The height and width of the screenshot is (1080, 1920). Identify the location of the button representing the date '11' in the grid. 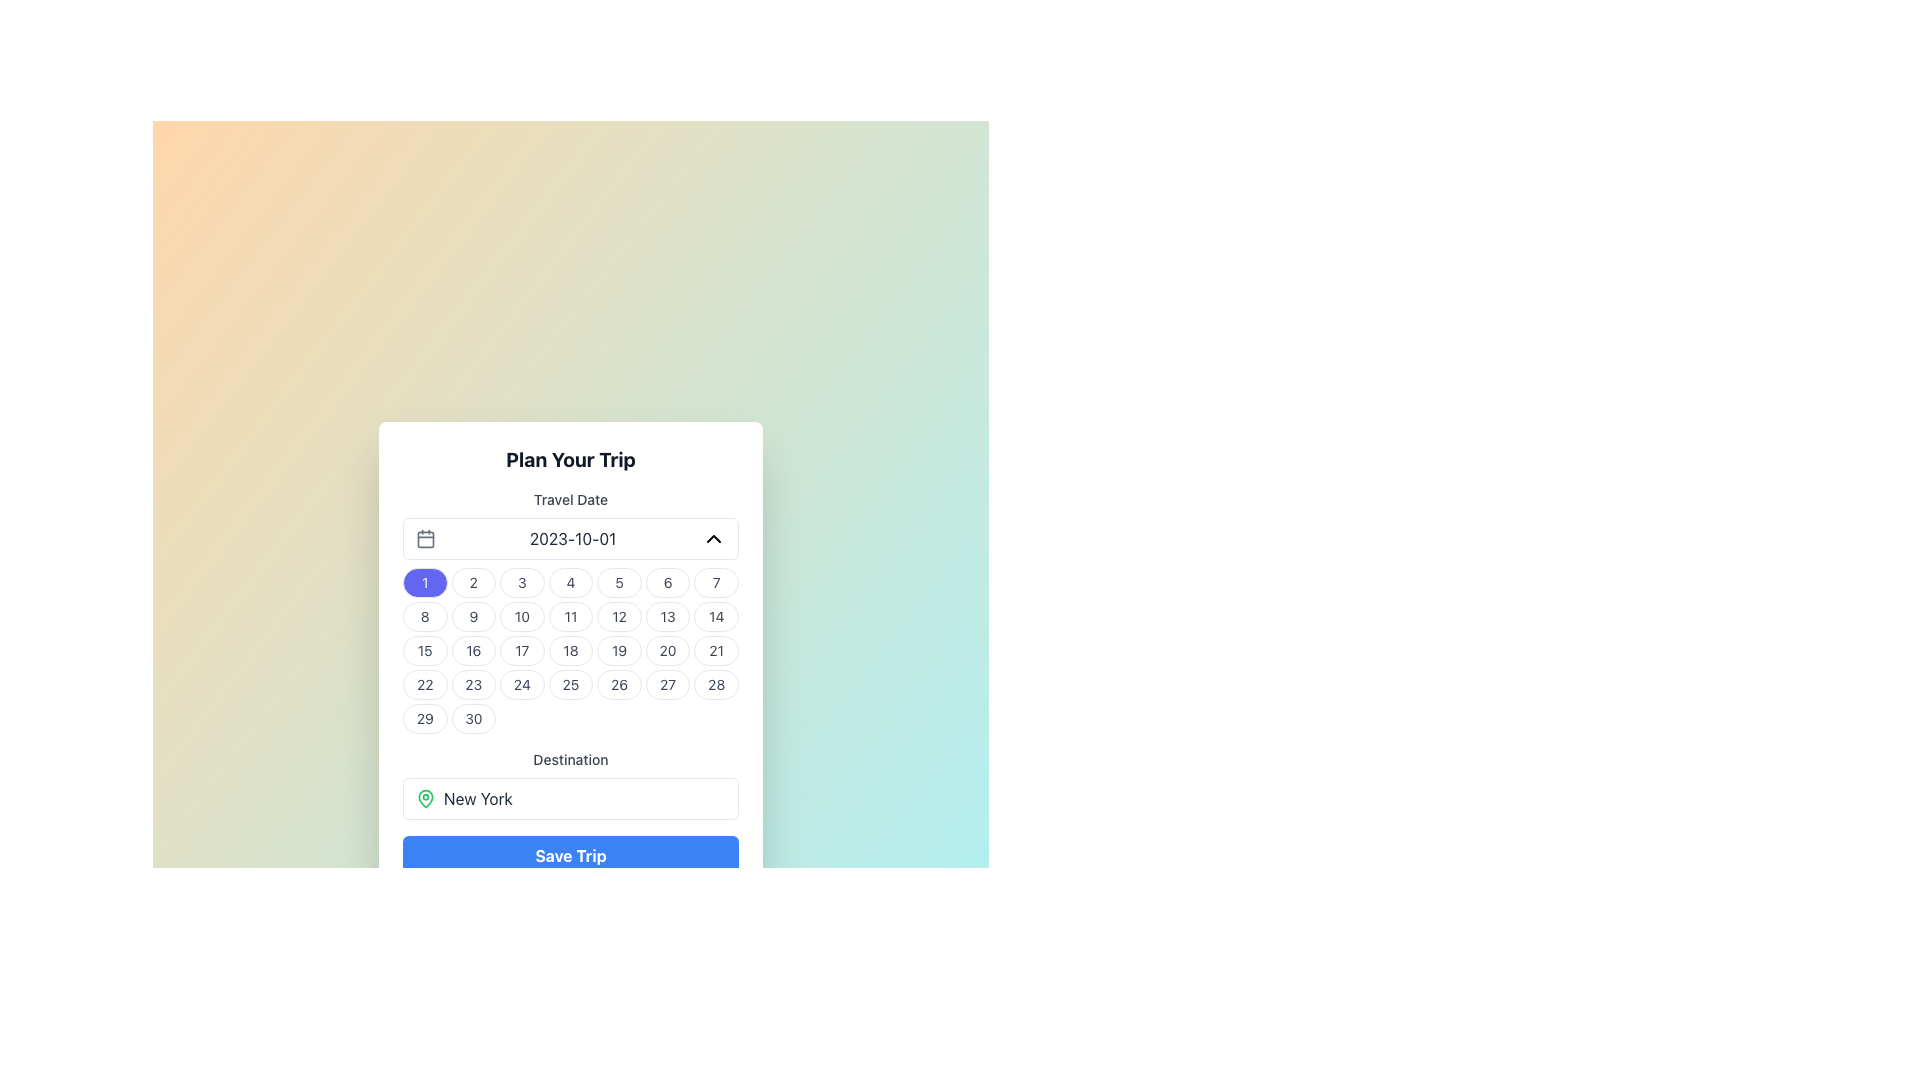
(570, 616).